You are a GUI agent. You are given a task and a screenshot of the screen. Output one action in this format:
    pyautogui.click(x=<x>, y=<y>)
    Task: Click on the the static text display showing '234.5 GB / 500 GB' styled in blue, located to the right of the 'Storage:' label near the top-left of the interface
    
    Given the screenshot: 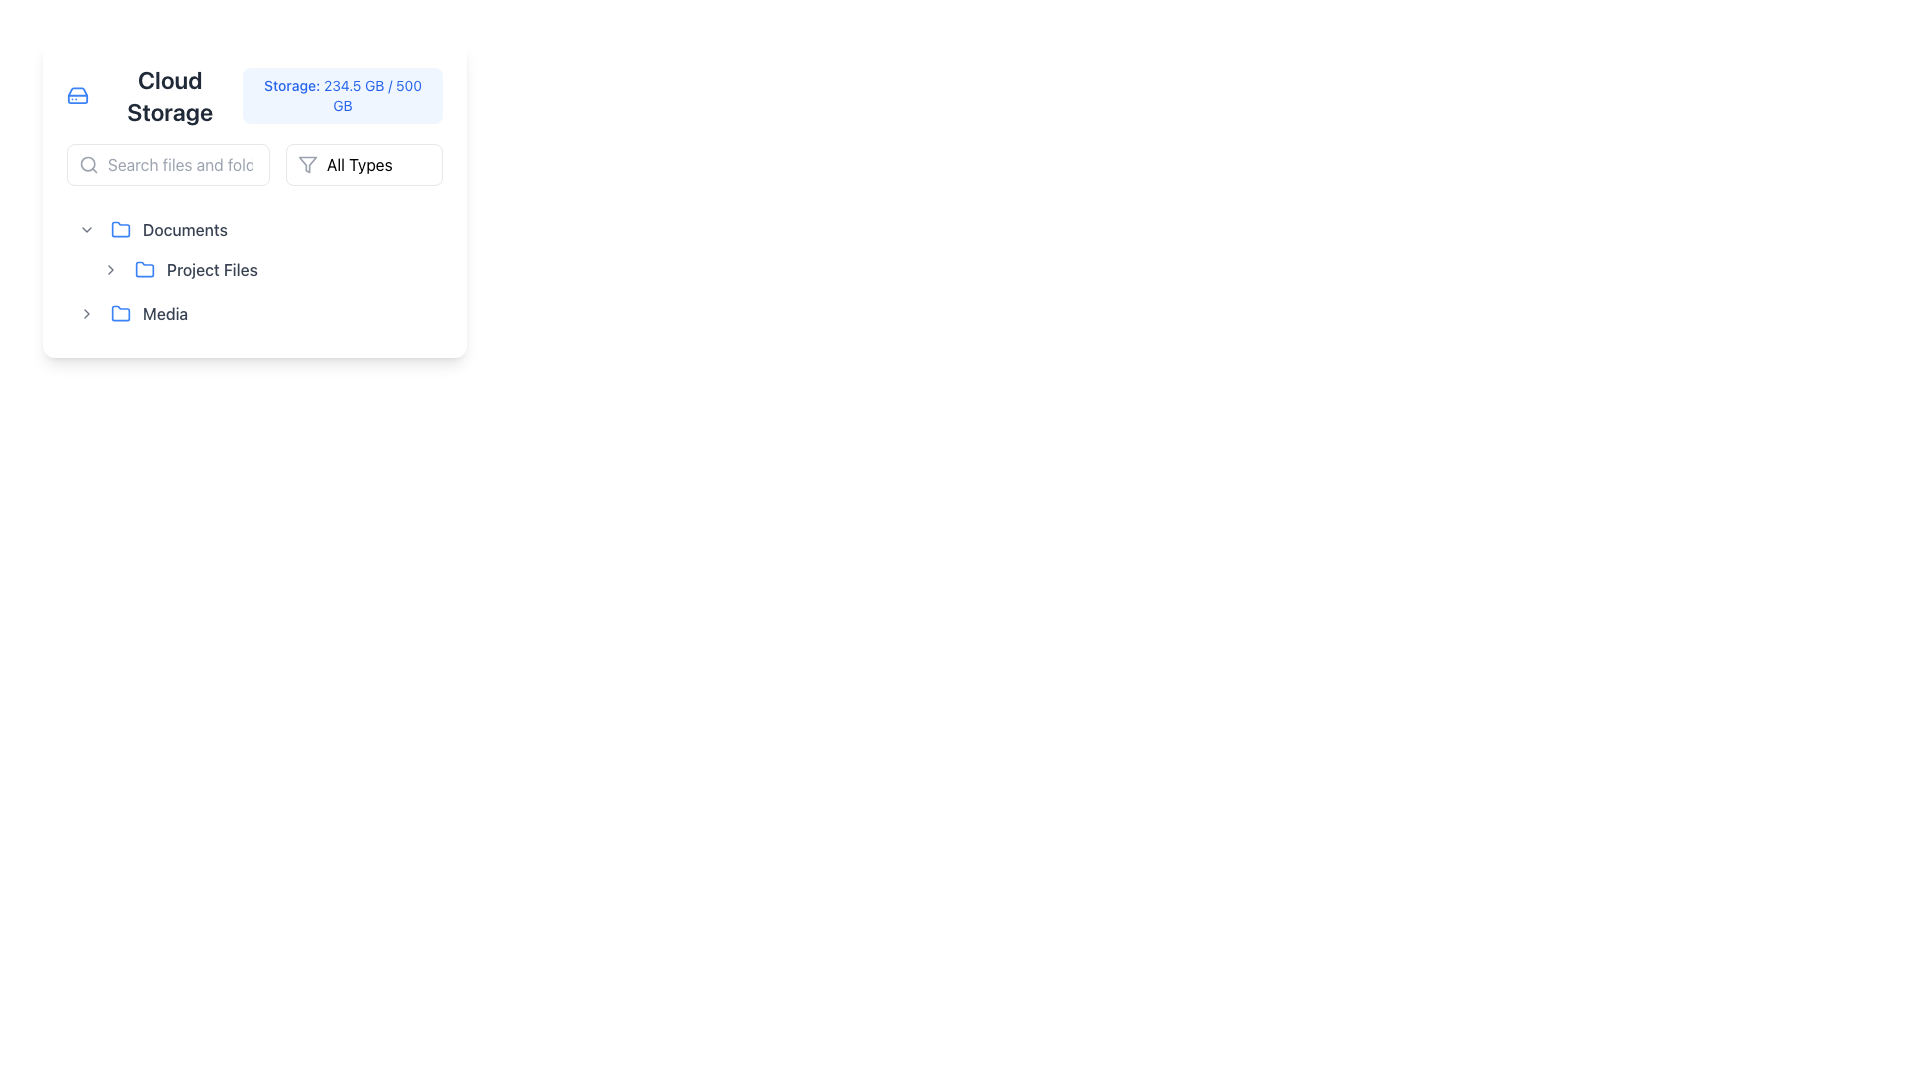 What is the action you would take?
    pyautogui.click(x=373, y=95)
    